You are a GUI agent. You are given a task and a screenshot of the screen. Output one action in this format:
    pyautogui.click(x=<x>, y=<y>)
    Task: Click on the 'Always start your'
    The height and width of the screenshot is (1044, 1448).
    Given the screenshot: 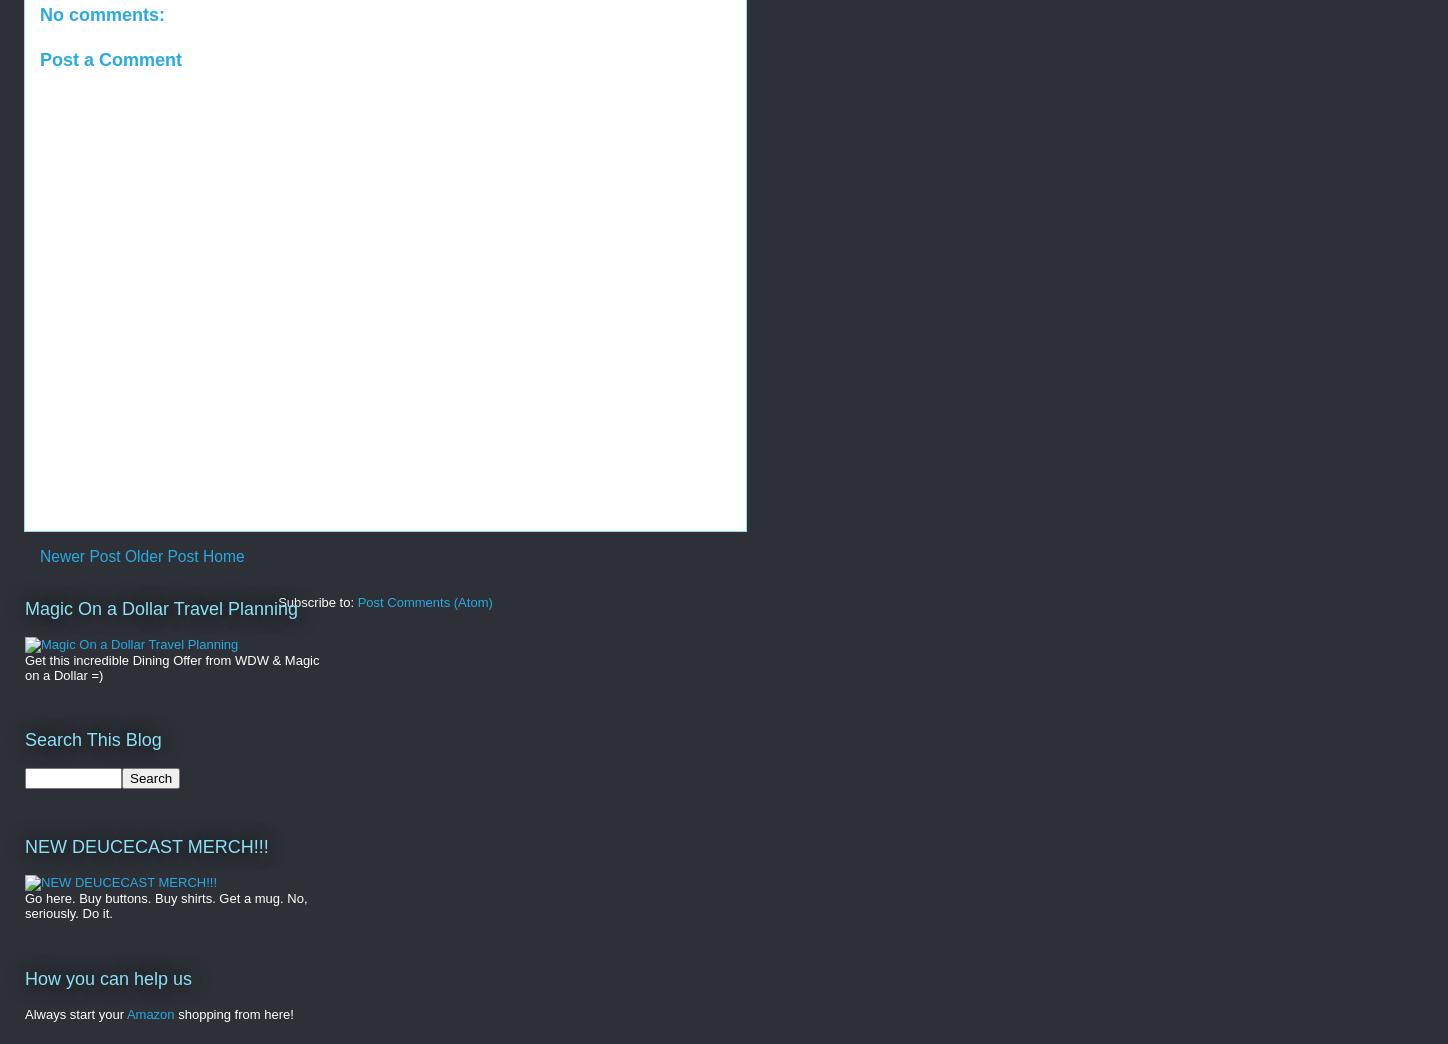 What is the action you would take?
    pyautogui.click(x=25, y=1014)
    